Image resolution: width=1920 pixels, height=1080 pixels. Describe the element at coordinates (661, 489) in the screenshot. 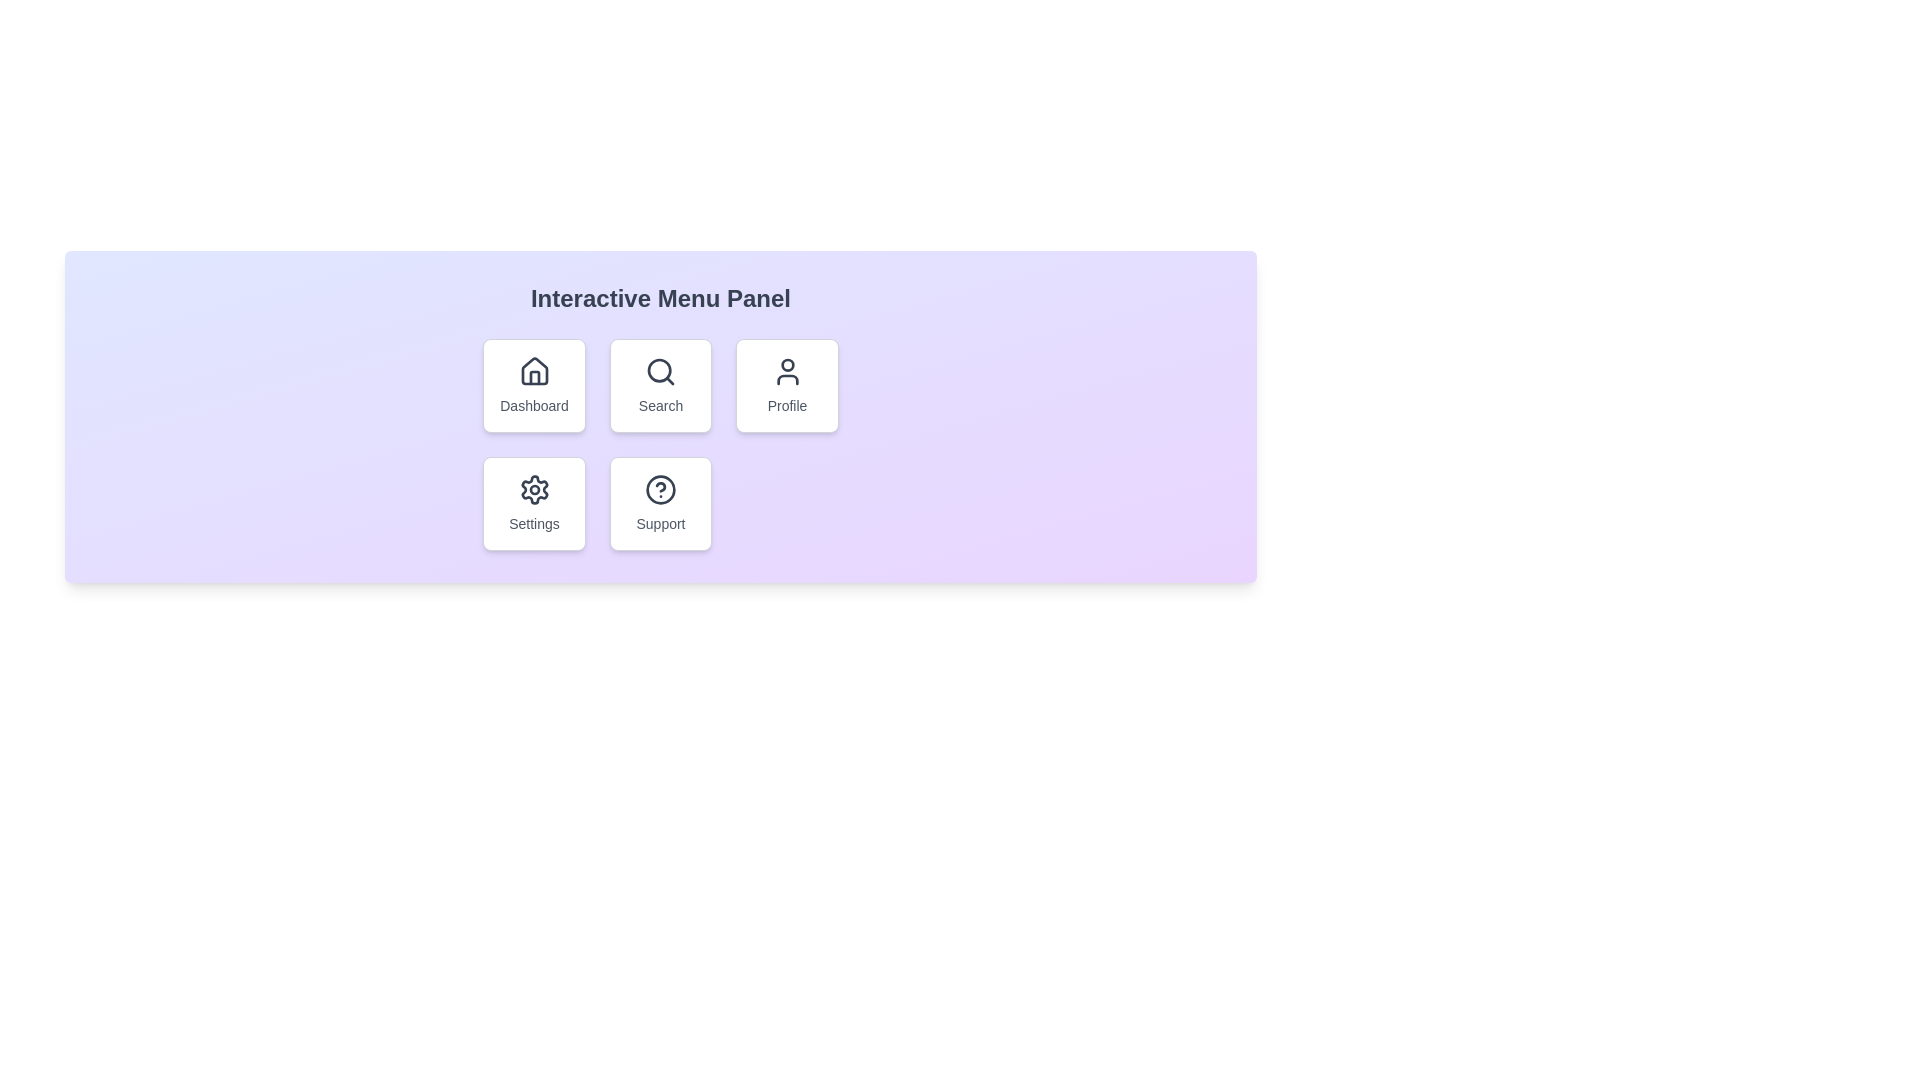

I see `the circular decorative graphical element that is centrally located within the 'Support' icon, positioned in the second row and second column of the grid layout` at that location.